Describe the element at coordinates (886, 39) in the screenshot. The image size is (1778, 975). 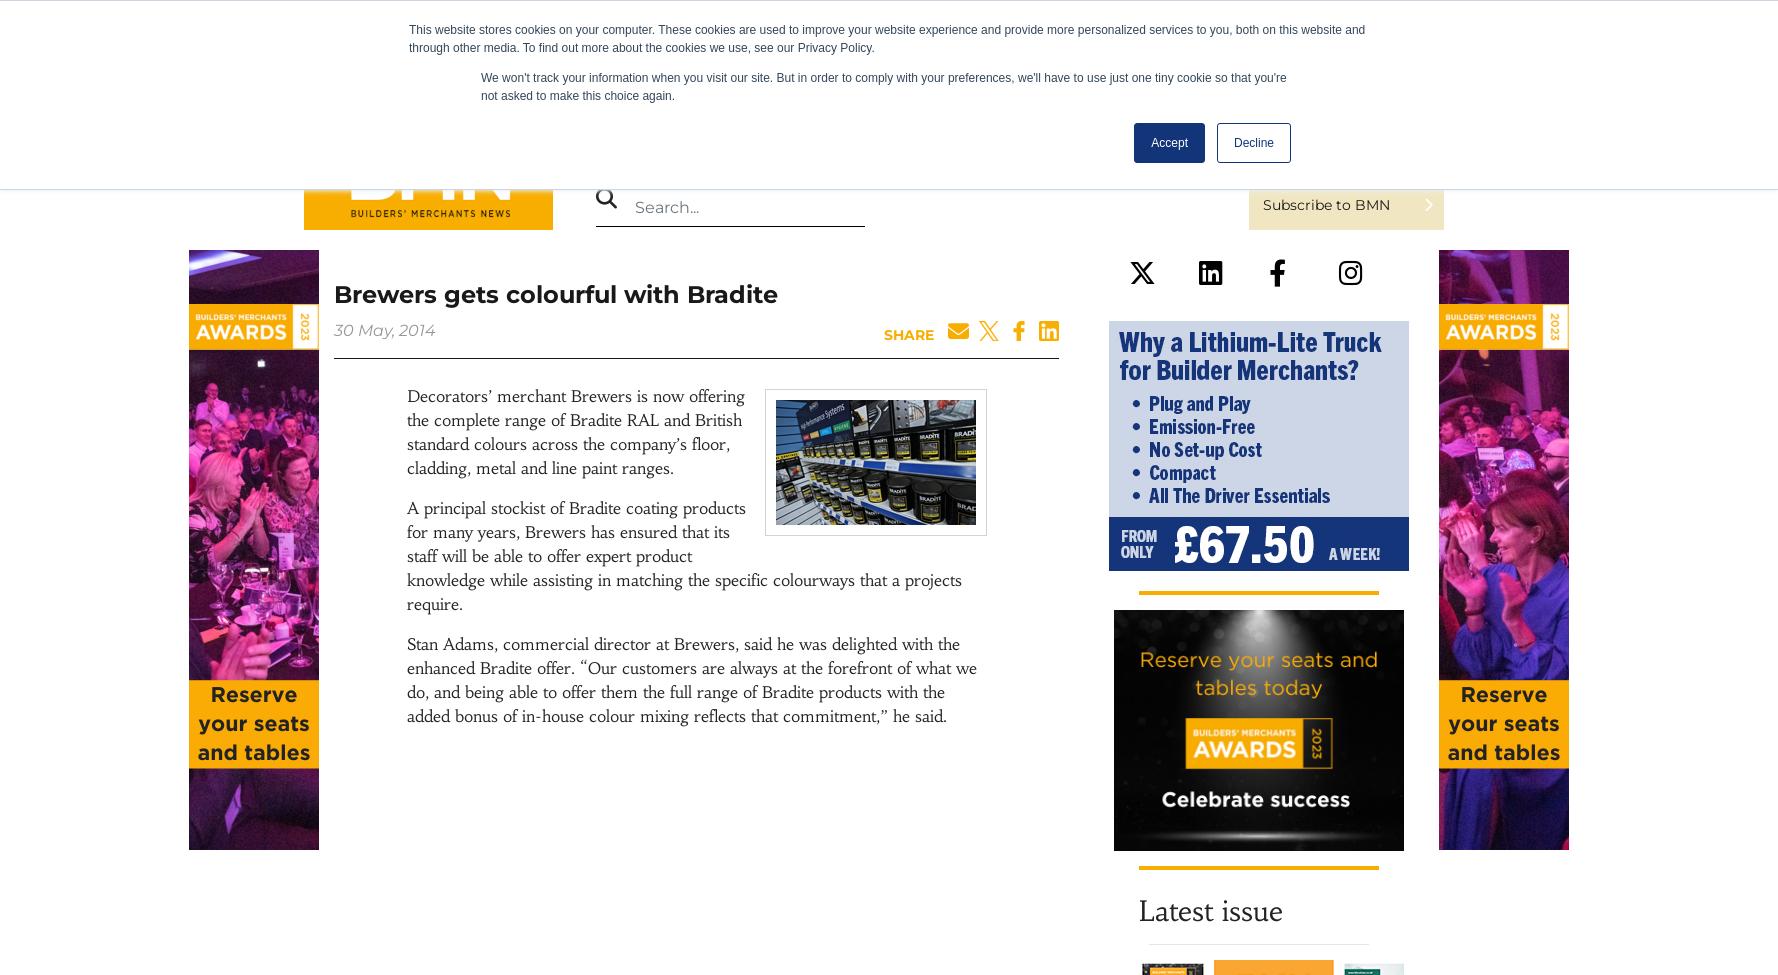
I see `'This website stores cookies on your computer. These cookies are used to improve your website experience and provide more personalized services to you, both on this website and through other media. To find out more about the cookies we use, see our Privacy Policy.'` at that location.